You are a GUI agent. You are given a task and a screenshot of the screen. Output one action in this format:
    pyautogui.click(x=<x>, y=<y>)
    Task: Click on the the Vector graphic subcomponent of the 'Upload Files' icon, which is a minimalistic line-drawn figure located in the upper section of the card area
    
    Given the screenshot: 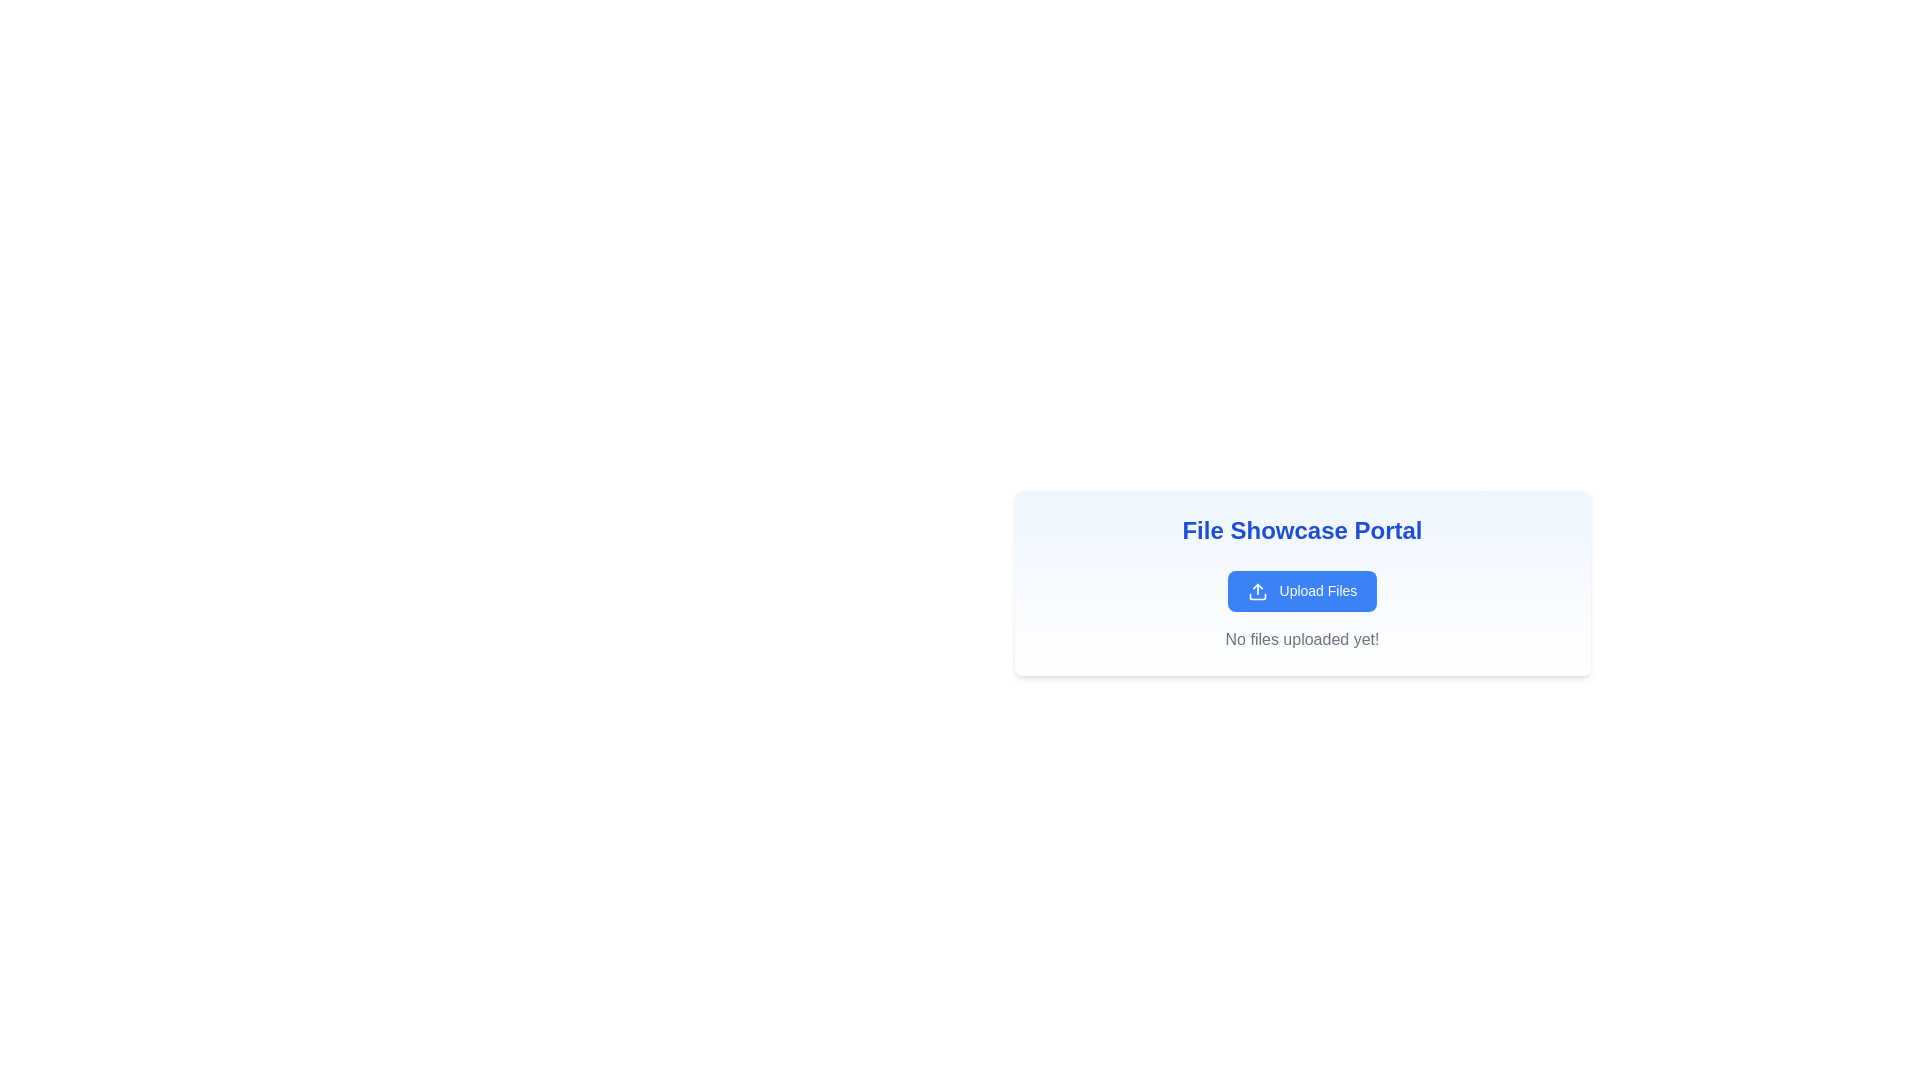 What is the action you would take?
    pyautogui.click(x=1256, y=596)
    